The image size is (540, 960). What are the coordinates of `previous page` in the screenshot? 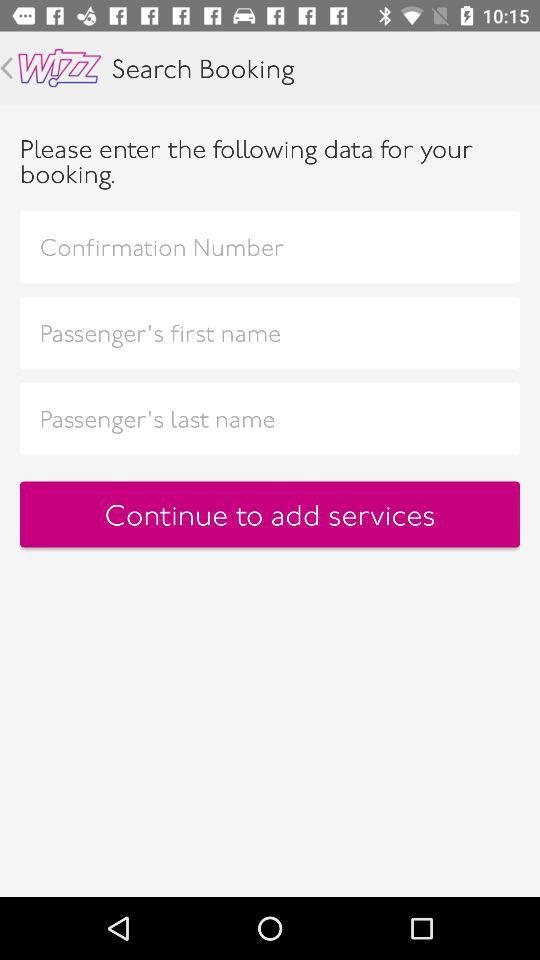 It's located at (5, 68).